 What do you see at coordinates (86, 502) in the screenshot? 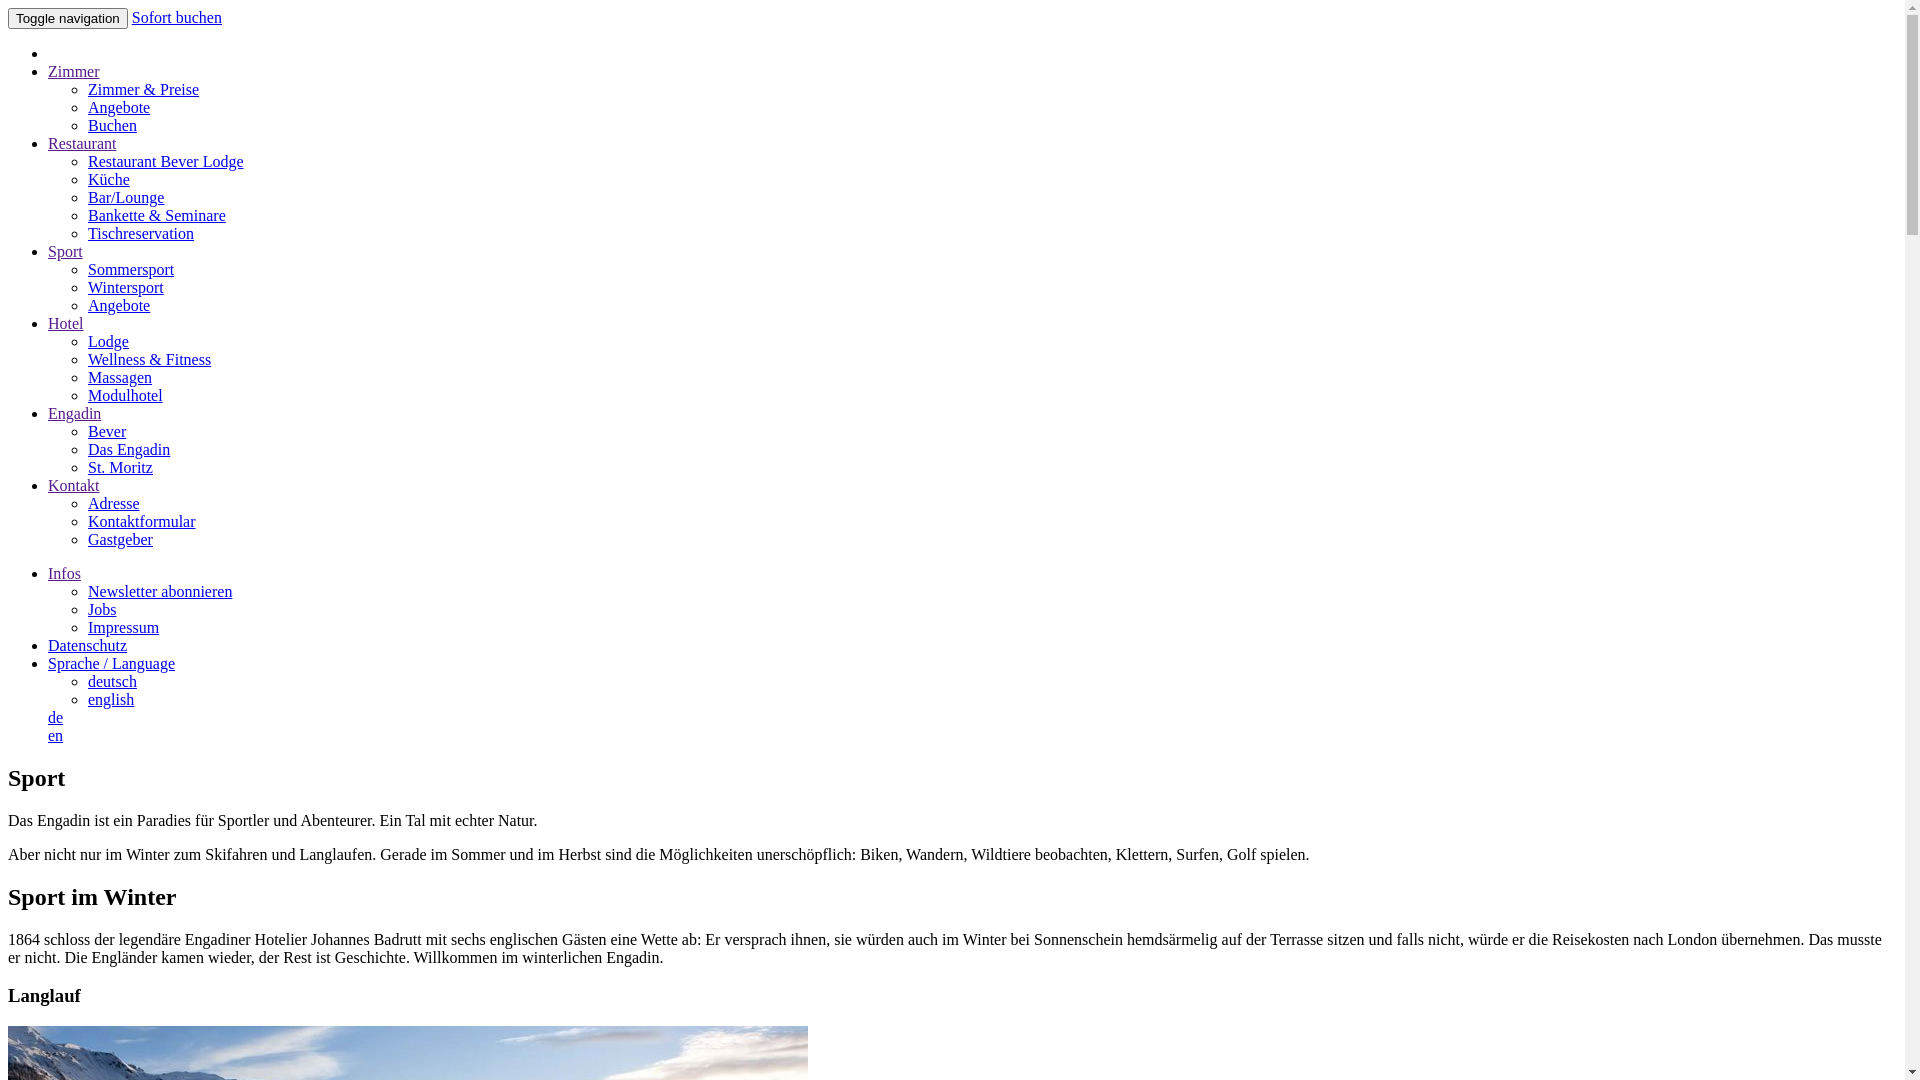
I see `'Adresse'` at bounding box center [86, 502].